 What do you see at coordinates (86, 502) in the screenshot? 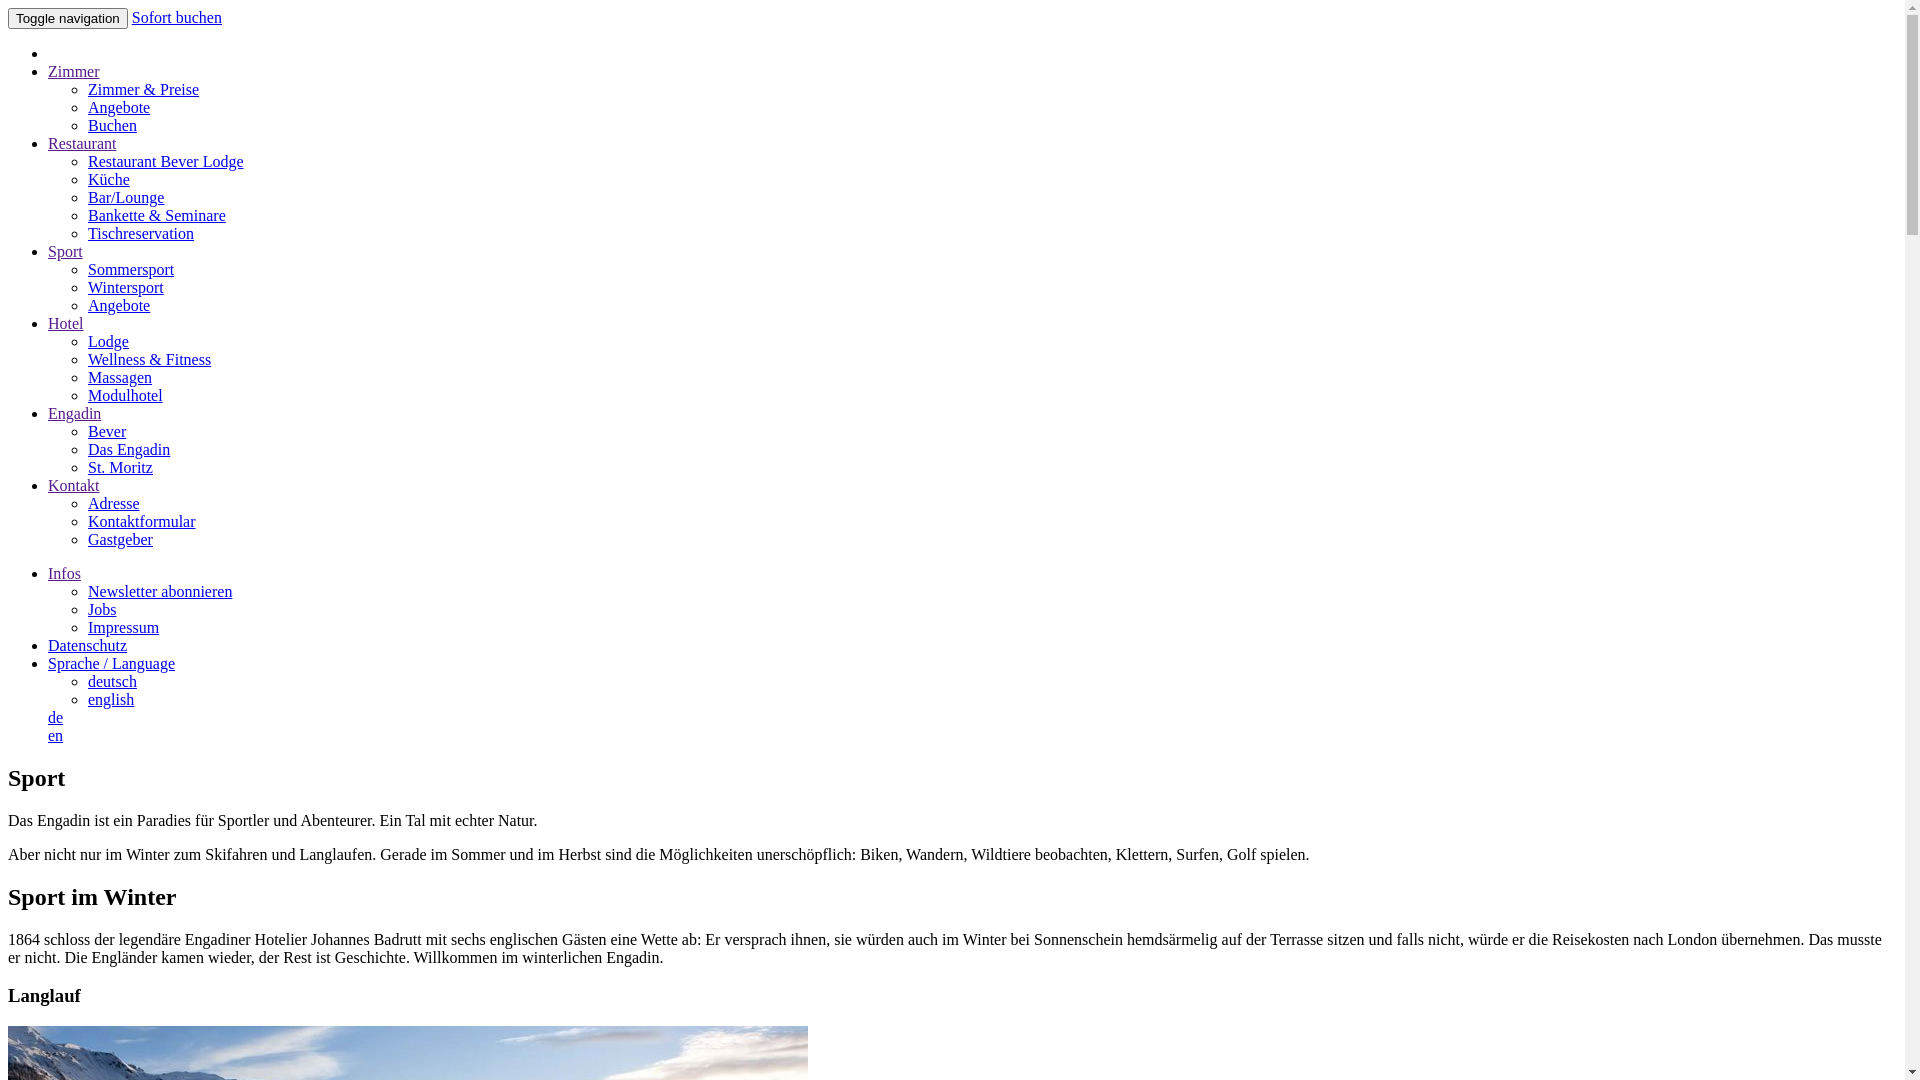
I see `'Adresse'` at bounding box center [86, 502].